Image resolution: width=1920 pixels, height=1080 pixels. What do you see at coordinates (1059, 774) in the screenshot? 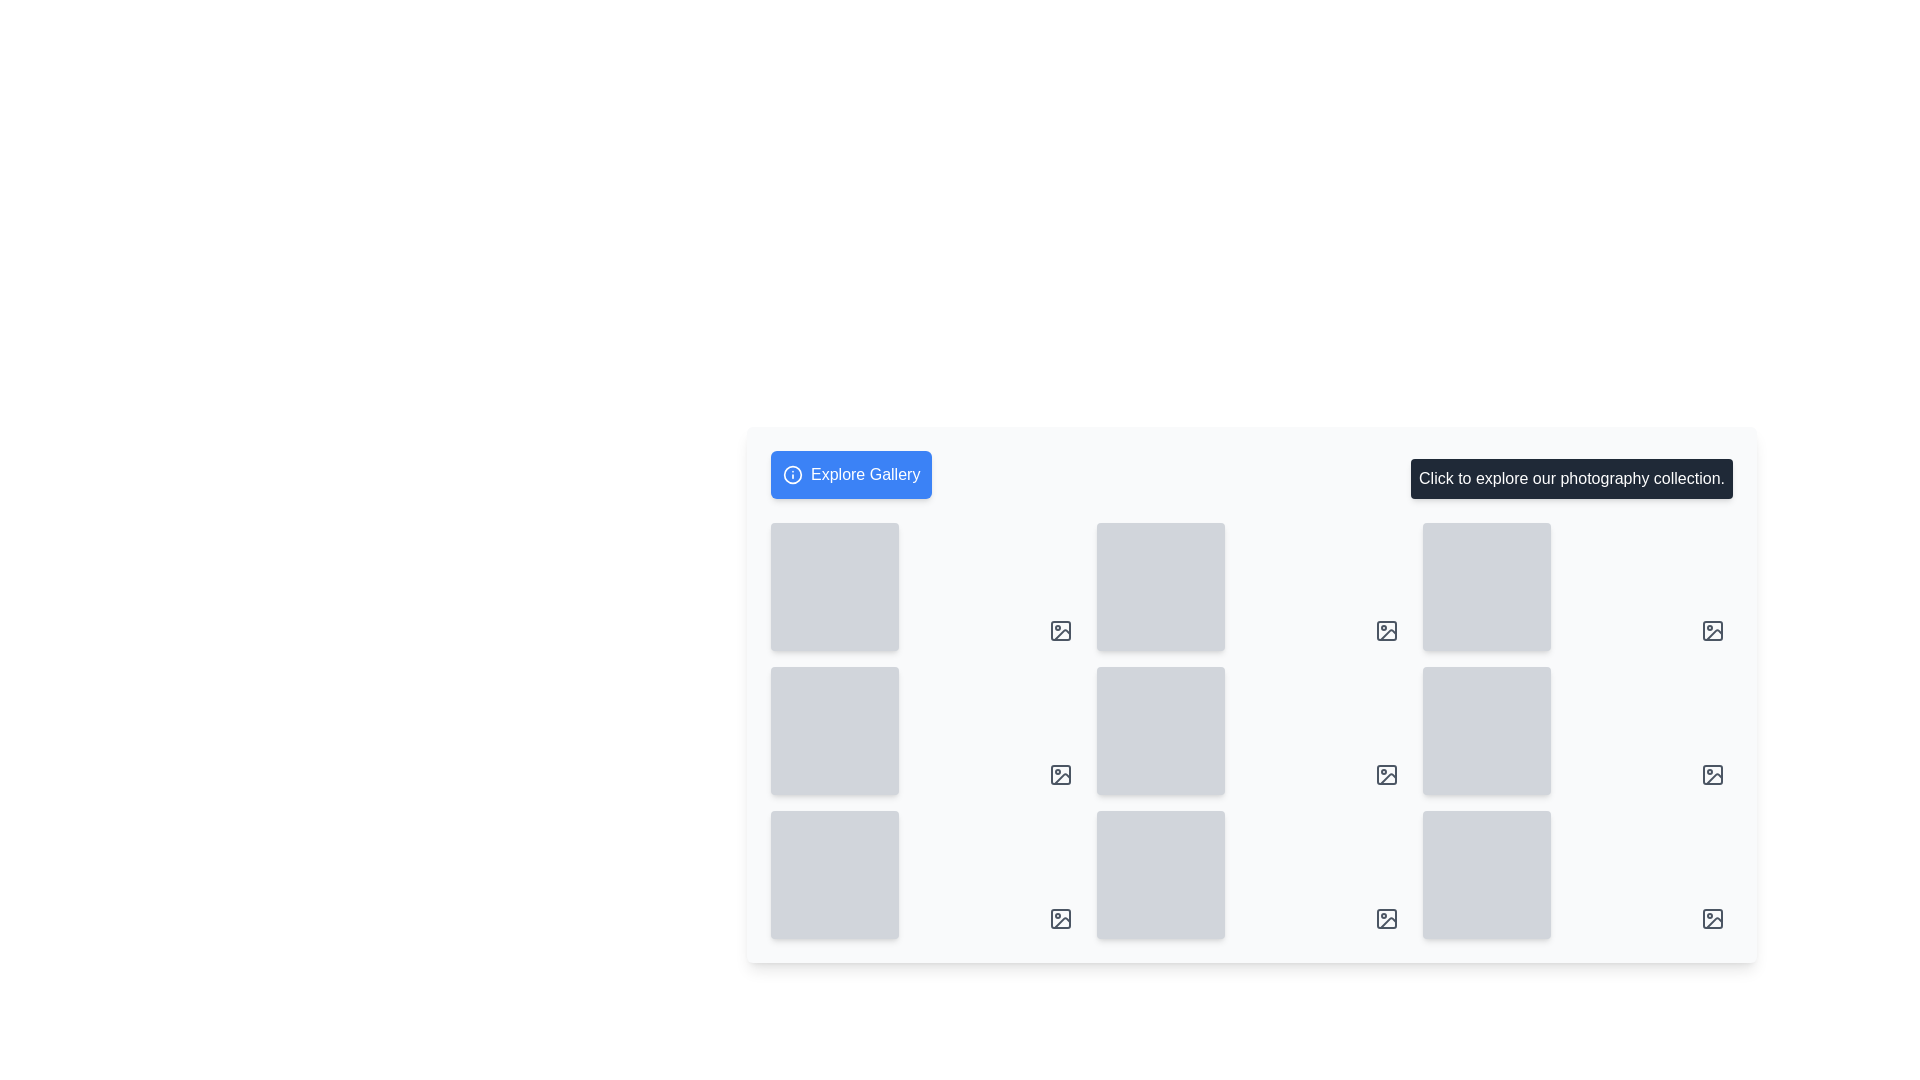
I see `the icon component that symbolizes a missing or unavailable image in the bottom-right portion of the grid layout` at bounding box center [1059, 774].